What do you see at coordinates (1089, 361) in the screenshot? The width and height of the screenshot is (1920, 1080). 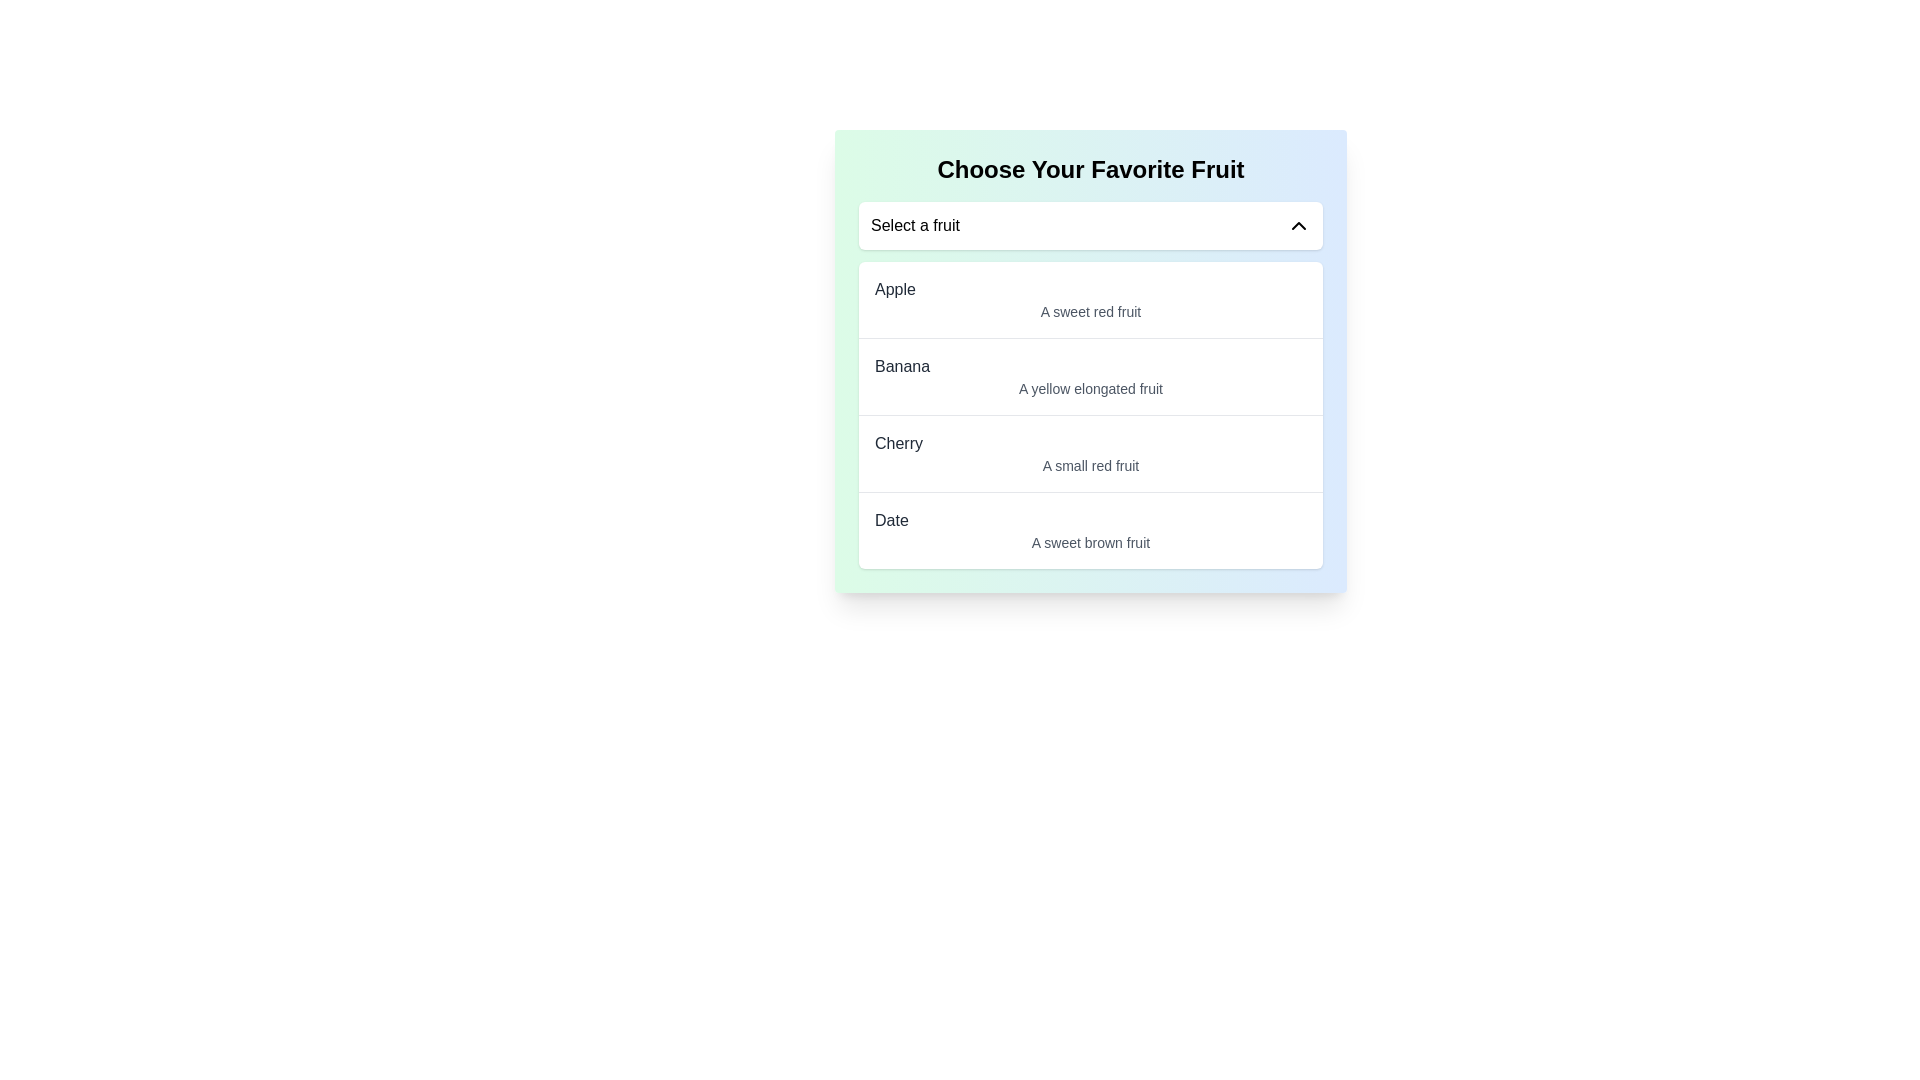 I see `the second item in the list labeled 'Banana'` at bounding box center [1089, 361].